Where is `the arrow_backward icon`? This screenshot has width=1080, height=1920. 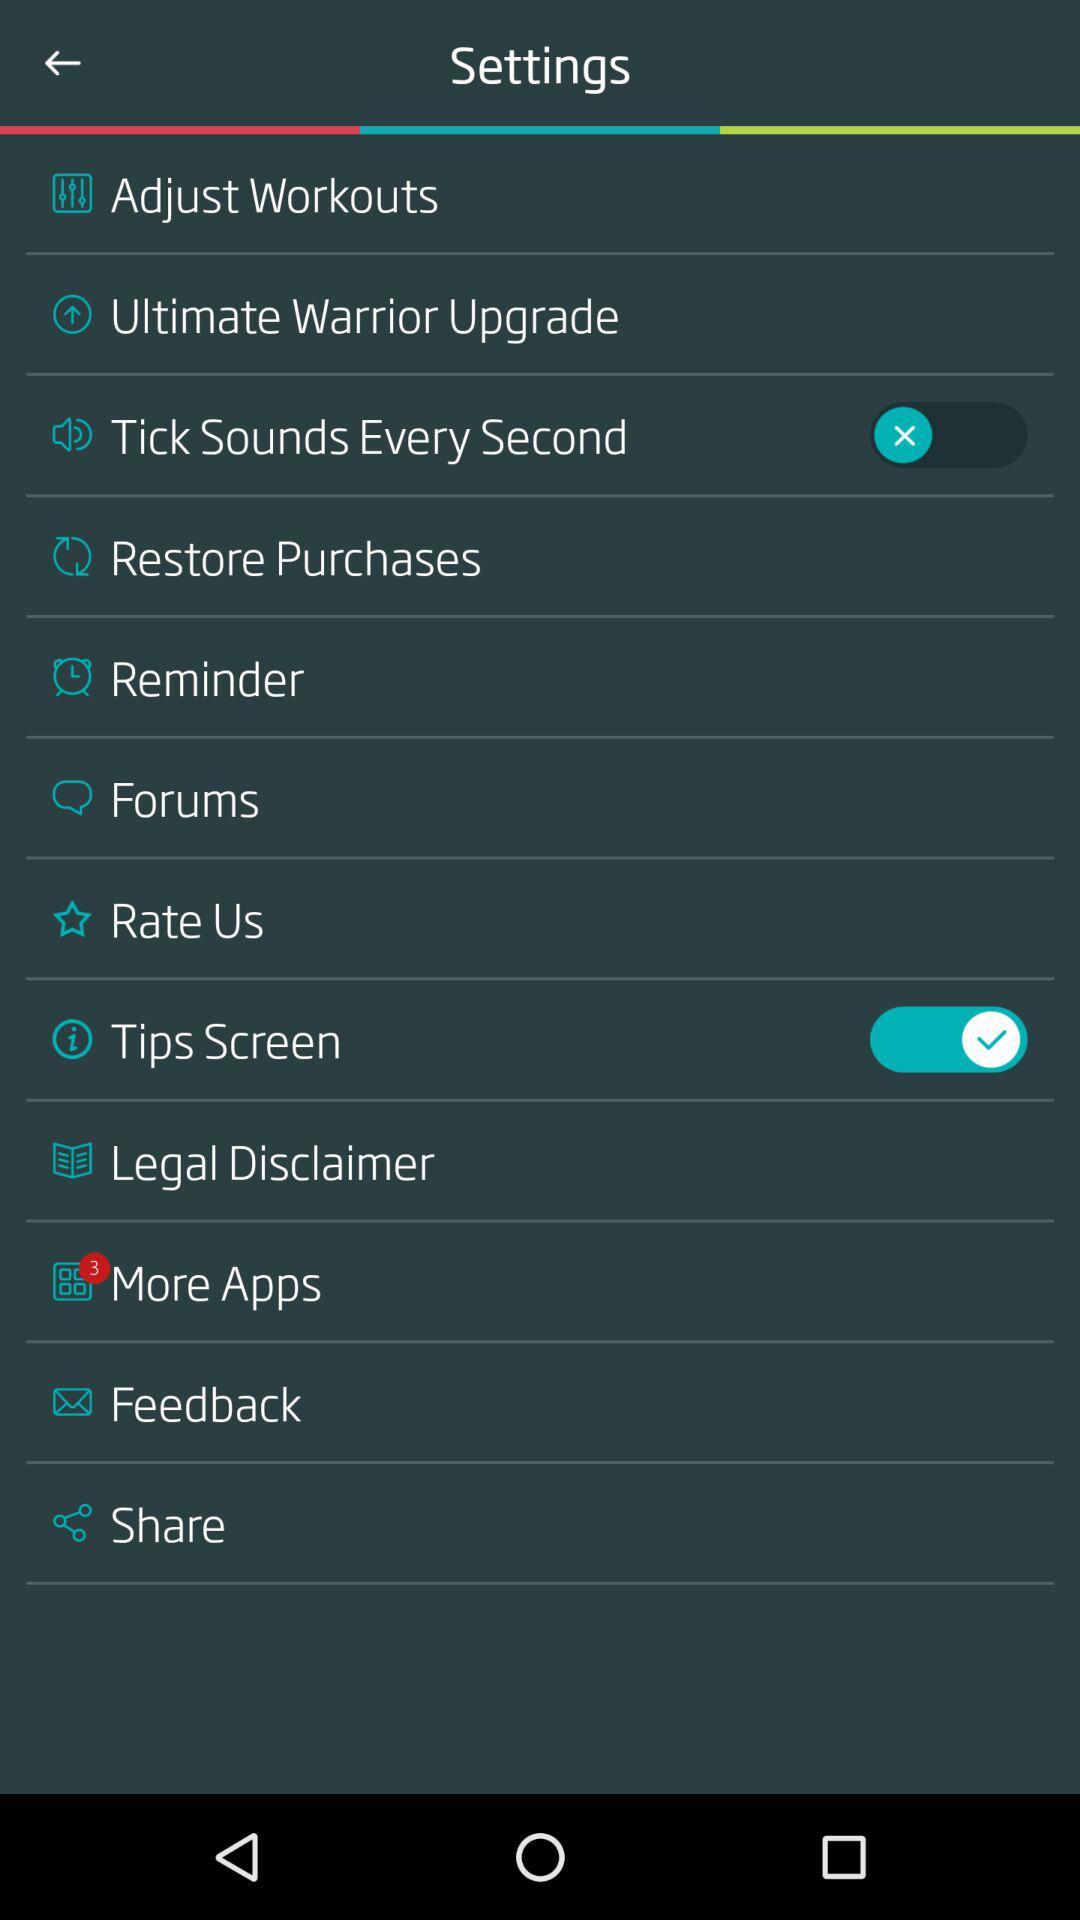
the arrow_backward icon is located at coordinates (61, 62).